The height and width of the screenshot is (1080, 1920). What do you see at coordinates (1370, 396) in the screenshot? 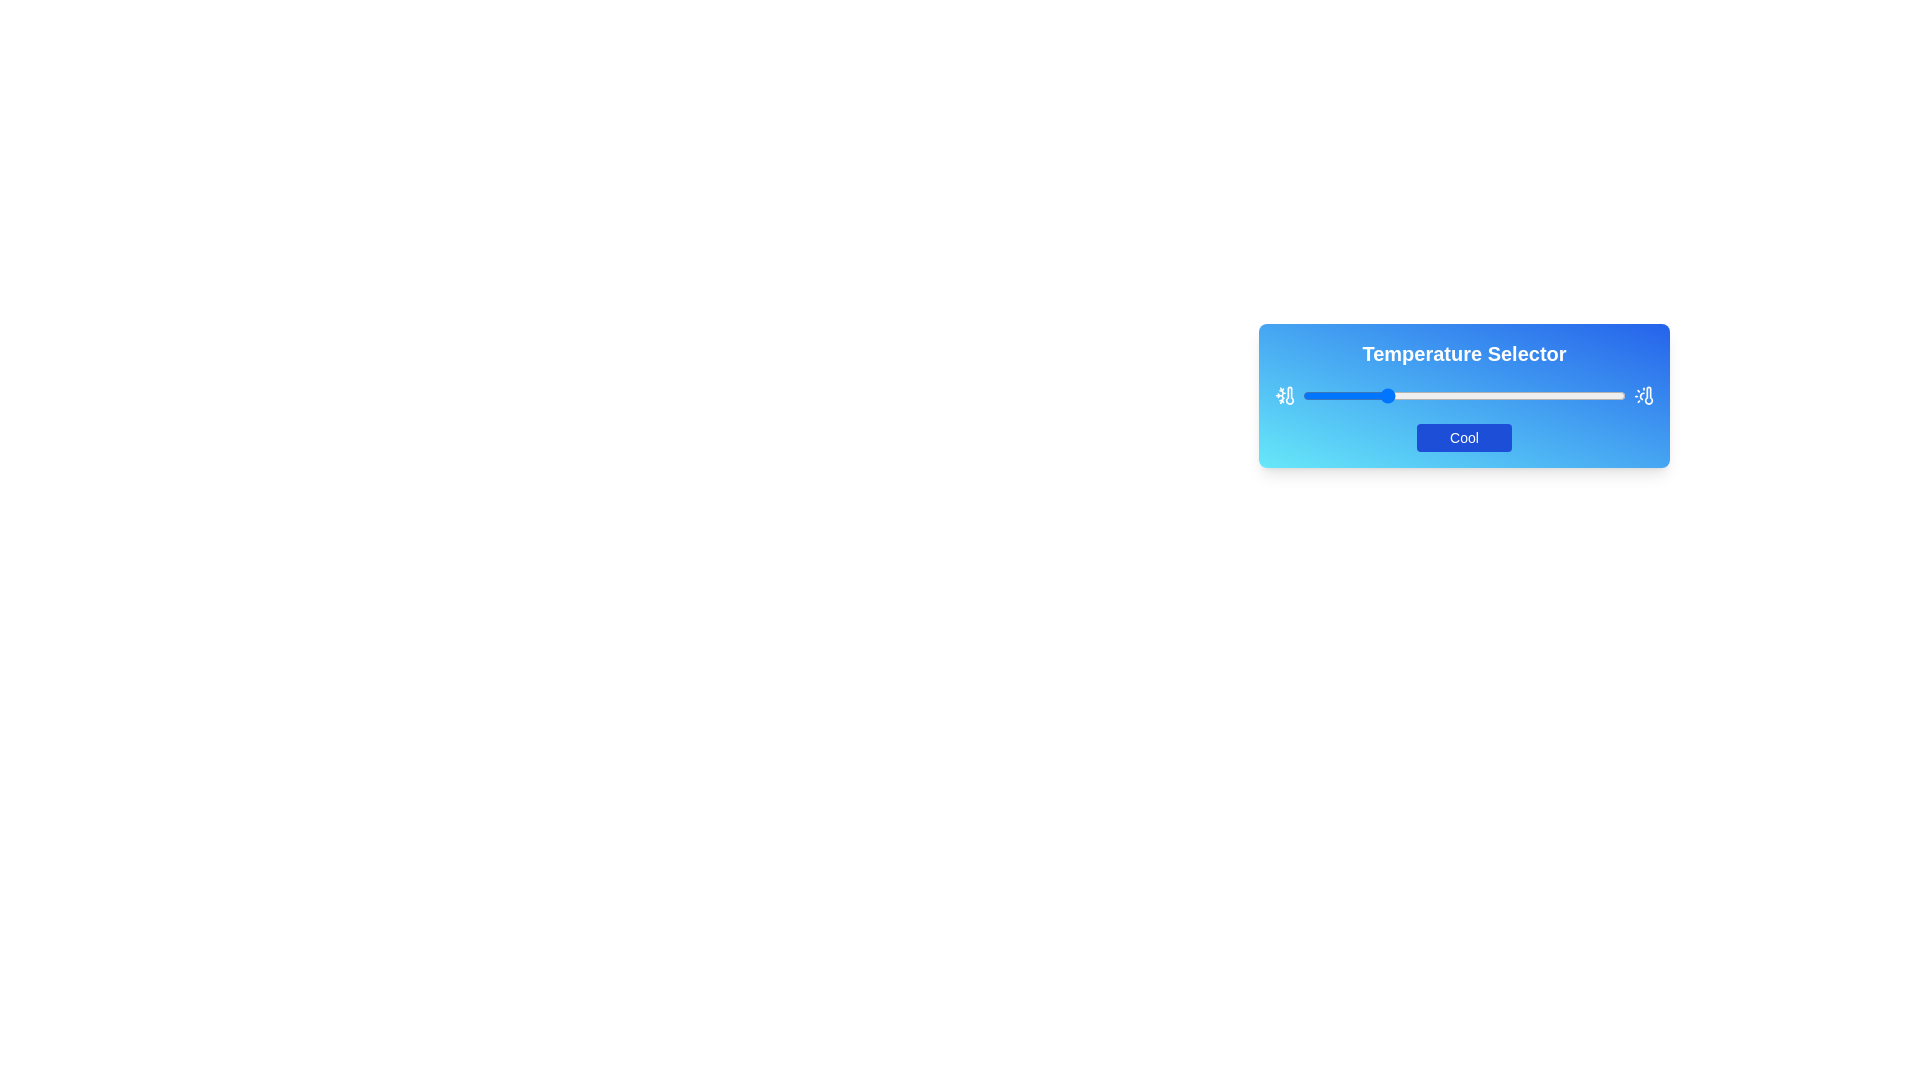
I see `the slider to set the temperature to 21` at bounding box center [1370, 396].